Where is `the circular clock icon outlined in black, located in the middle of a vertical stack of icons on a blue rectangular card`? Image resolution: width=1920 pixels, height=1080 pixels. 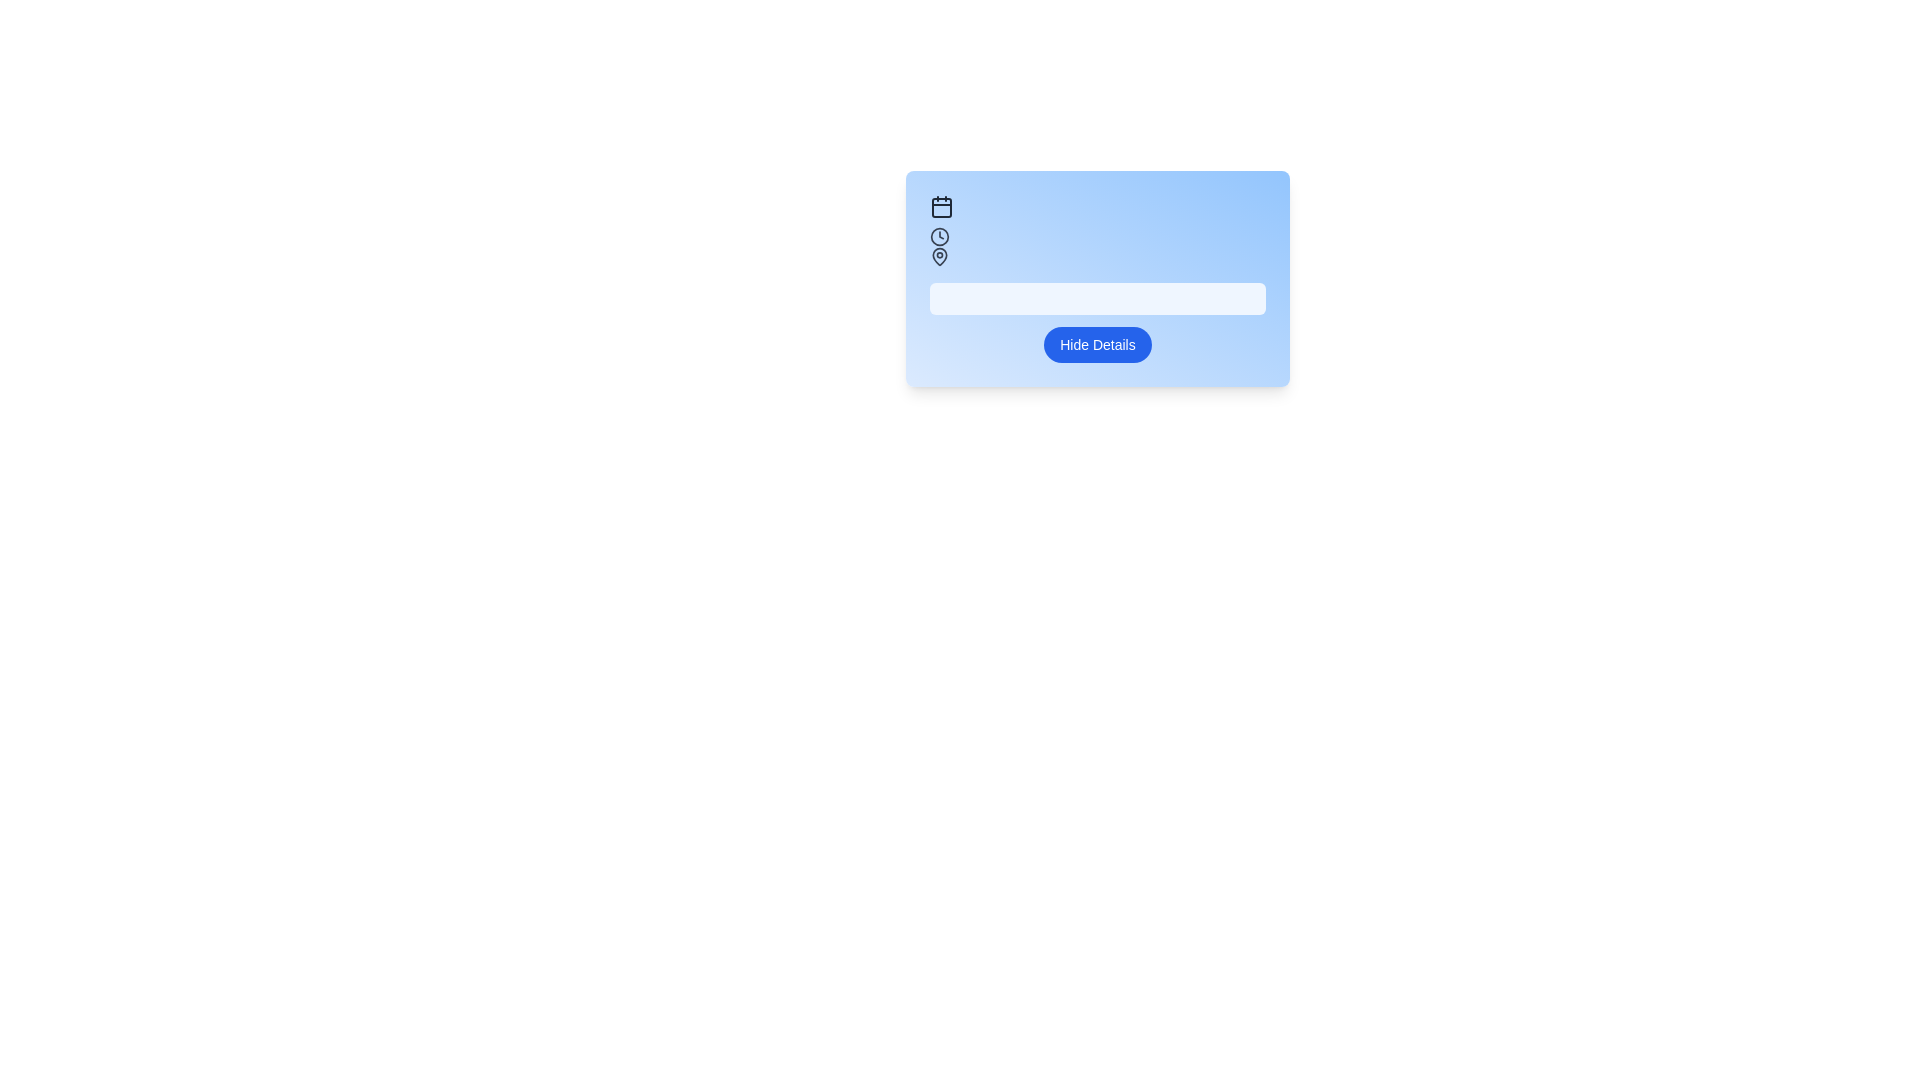 the circular clock icon outlined in black, located in the middle of a vertical stack of icons on a blue rectangular card is located at coordinates (939, 235).